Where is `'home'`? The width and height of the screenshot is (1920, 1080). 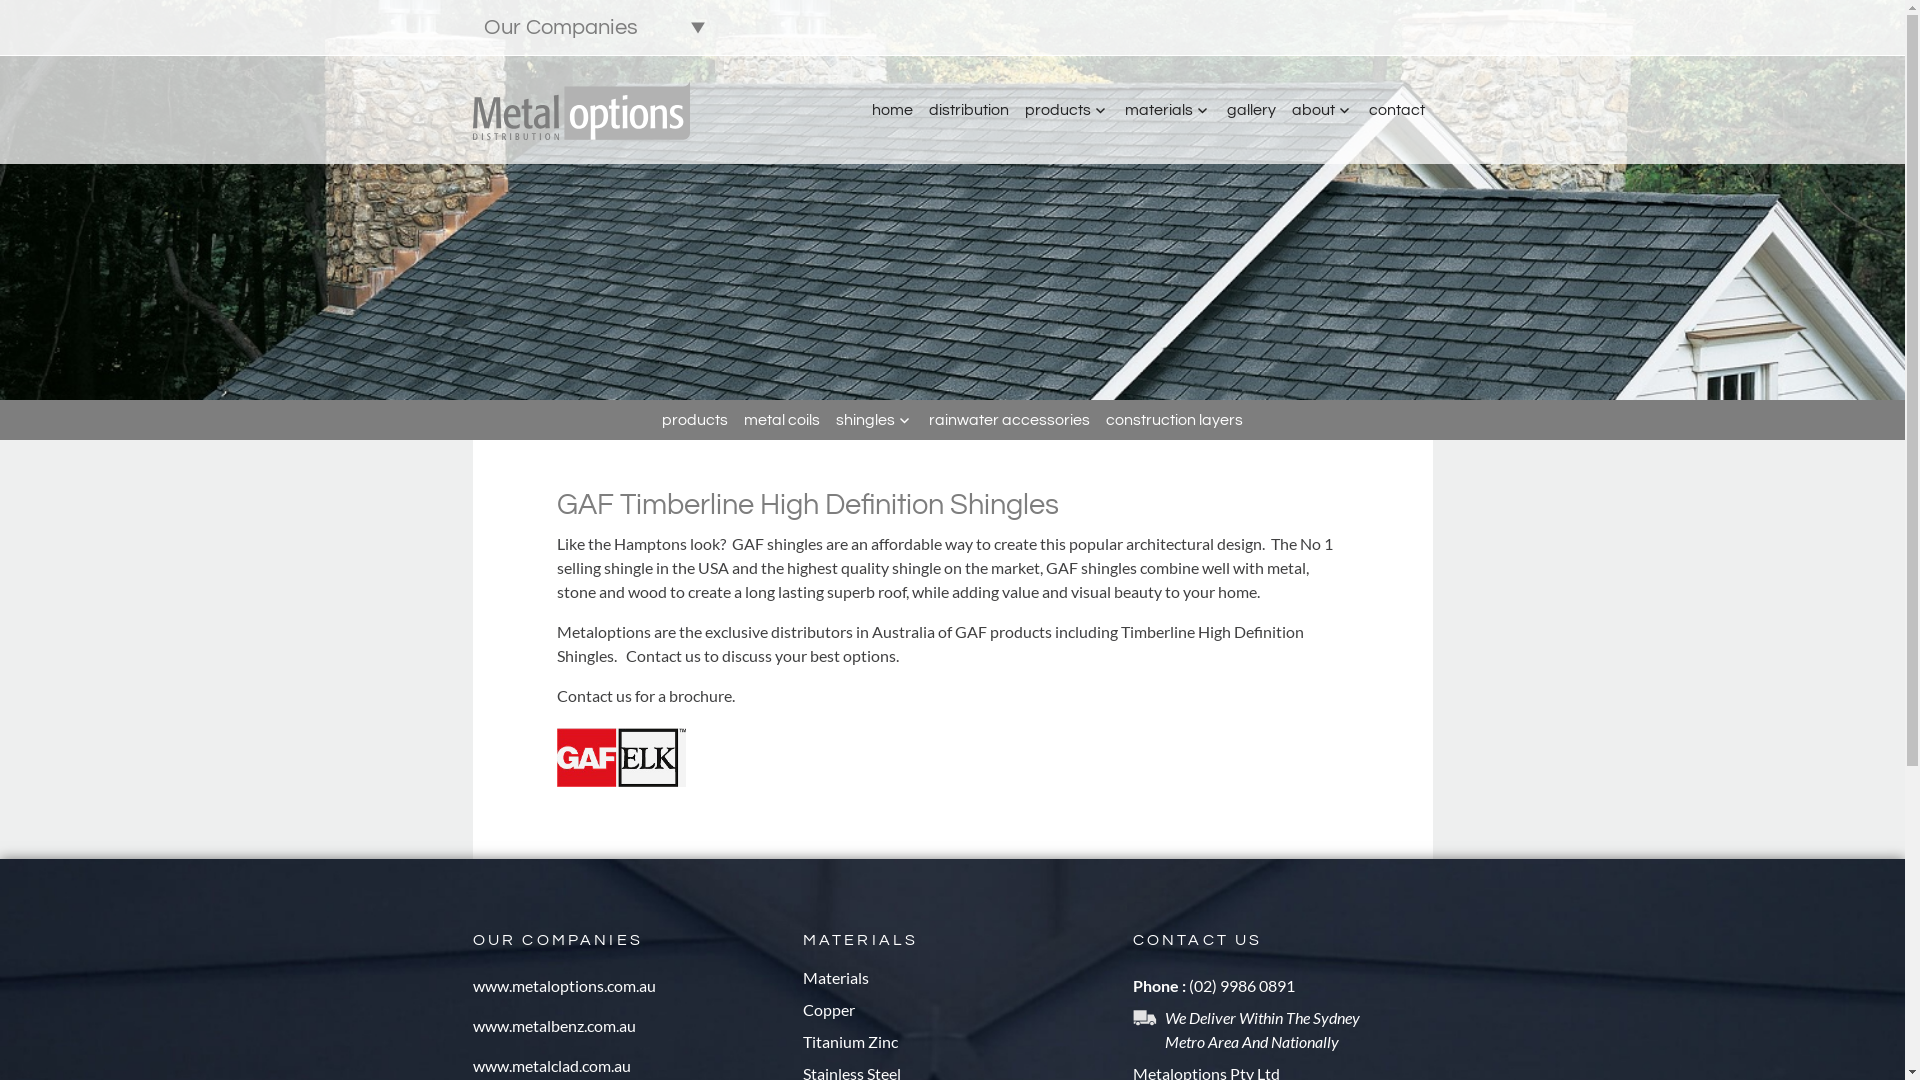
'home' is located at coordinates (891, 110).